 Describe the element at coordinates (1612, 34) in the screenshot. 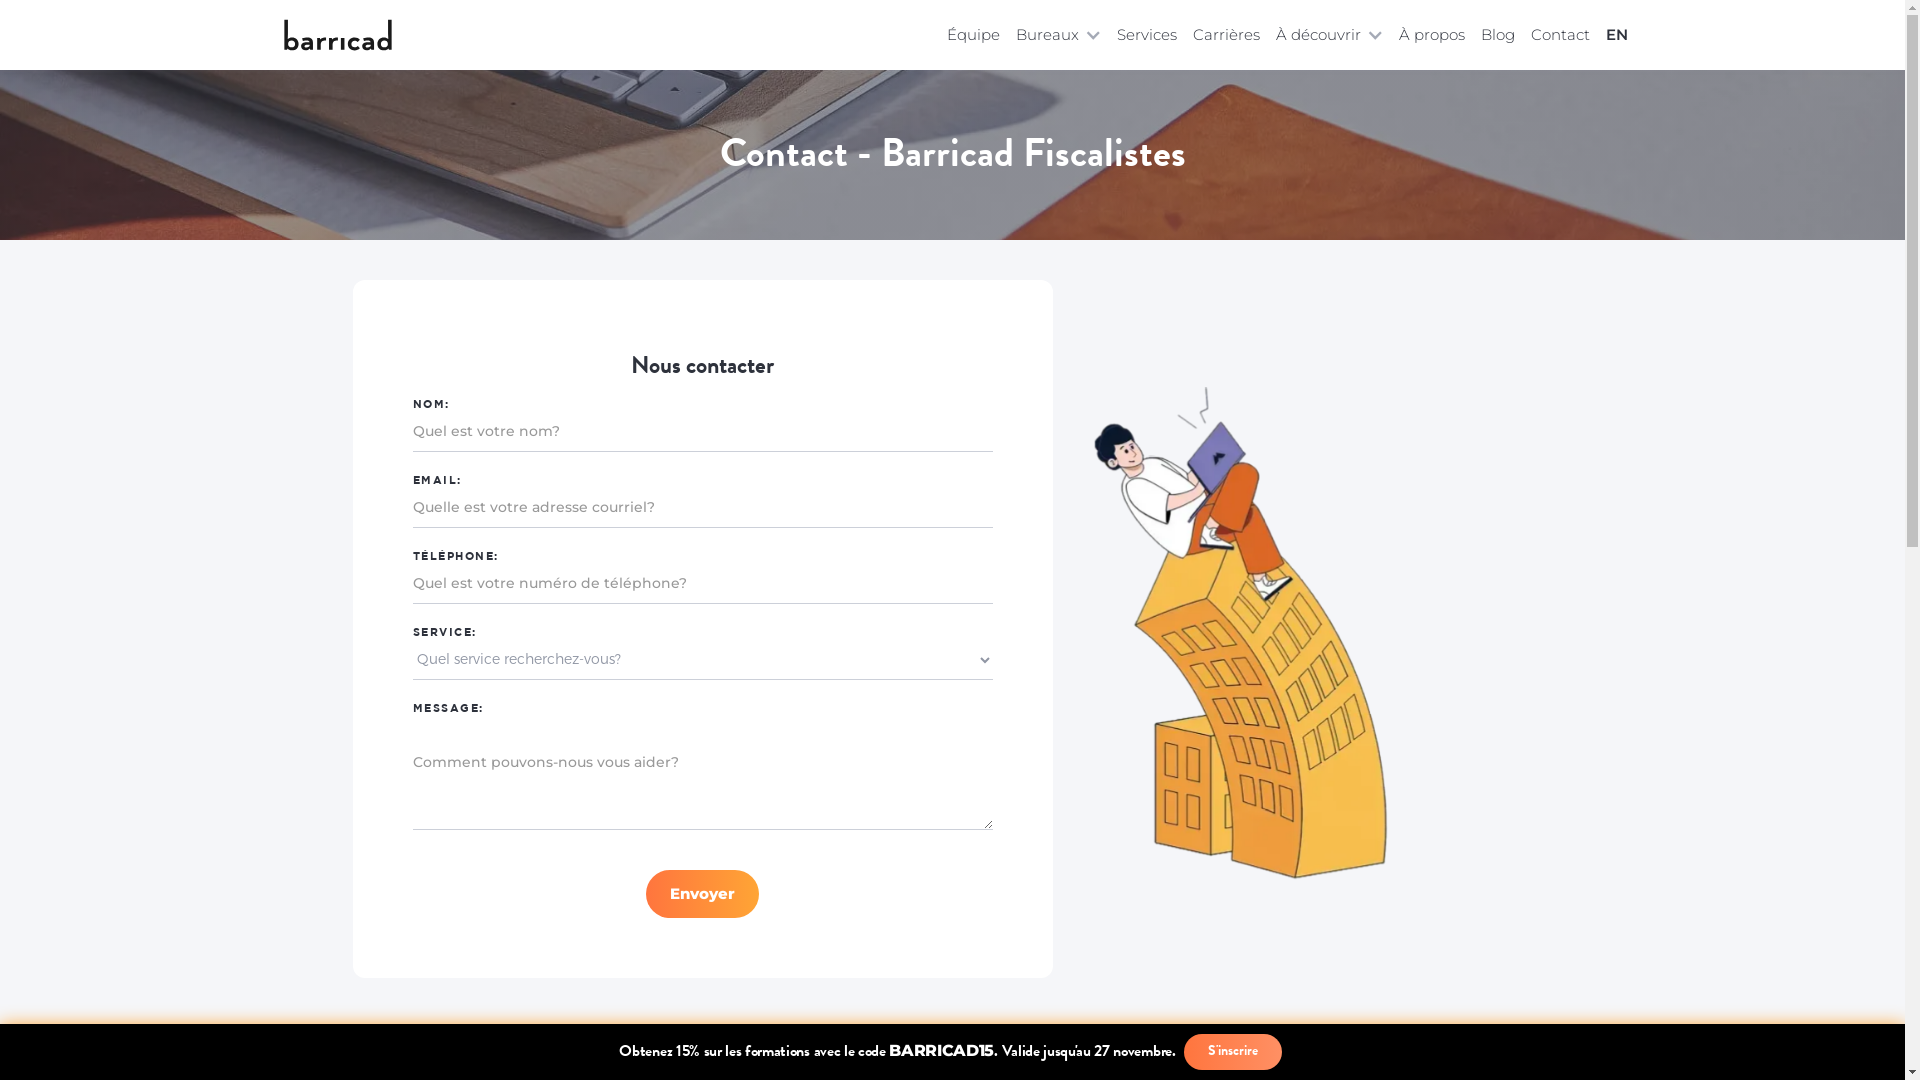

I see `'EN'` at that location.